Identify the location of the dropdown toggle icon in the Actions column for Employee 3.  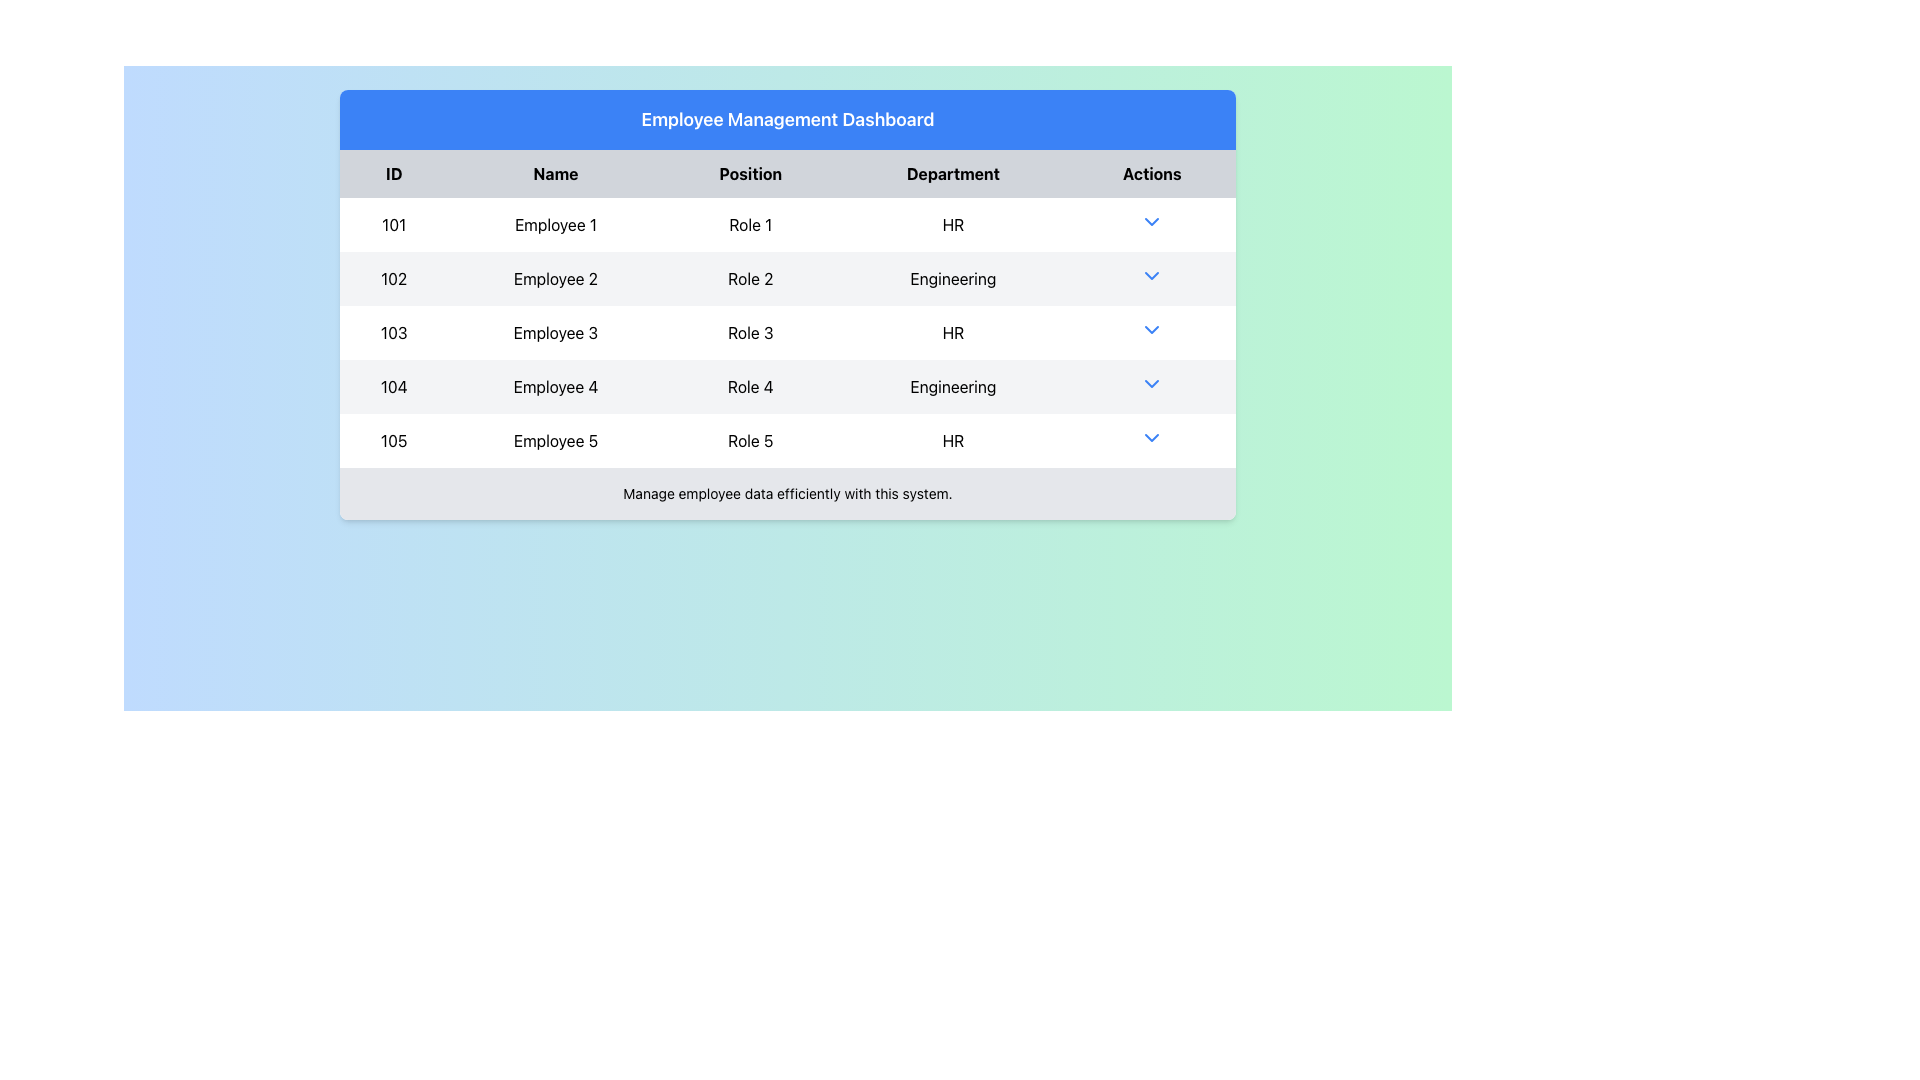
(1152, 331).